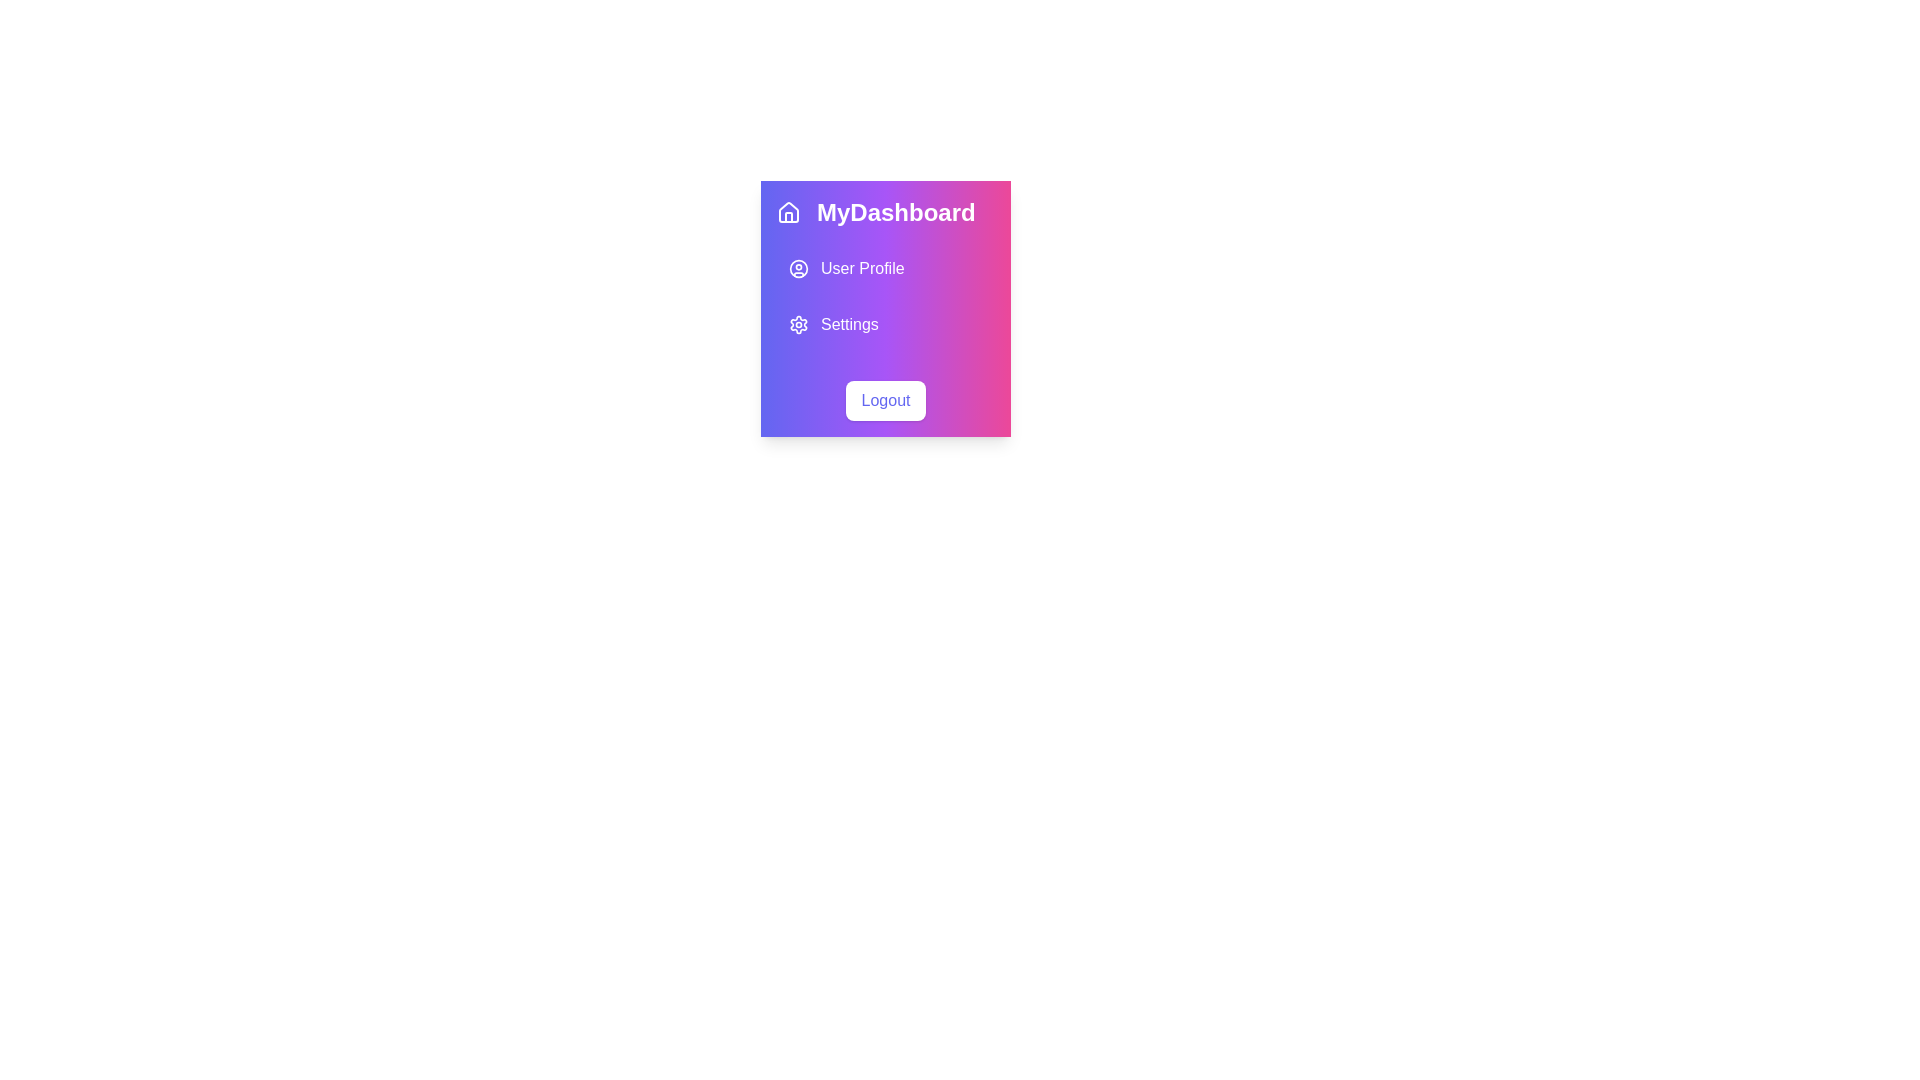  Describe the element at coordinates (797, 268) in the screenshot. I see `the circular user profile icon with a white stroke that is located to the left of the 'User Profile' text` at that location.